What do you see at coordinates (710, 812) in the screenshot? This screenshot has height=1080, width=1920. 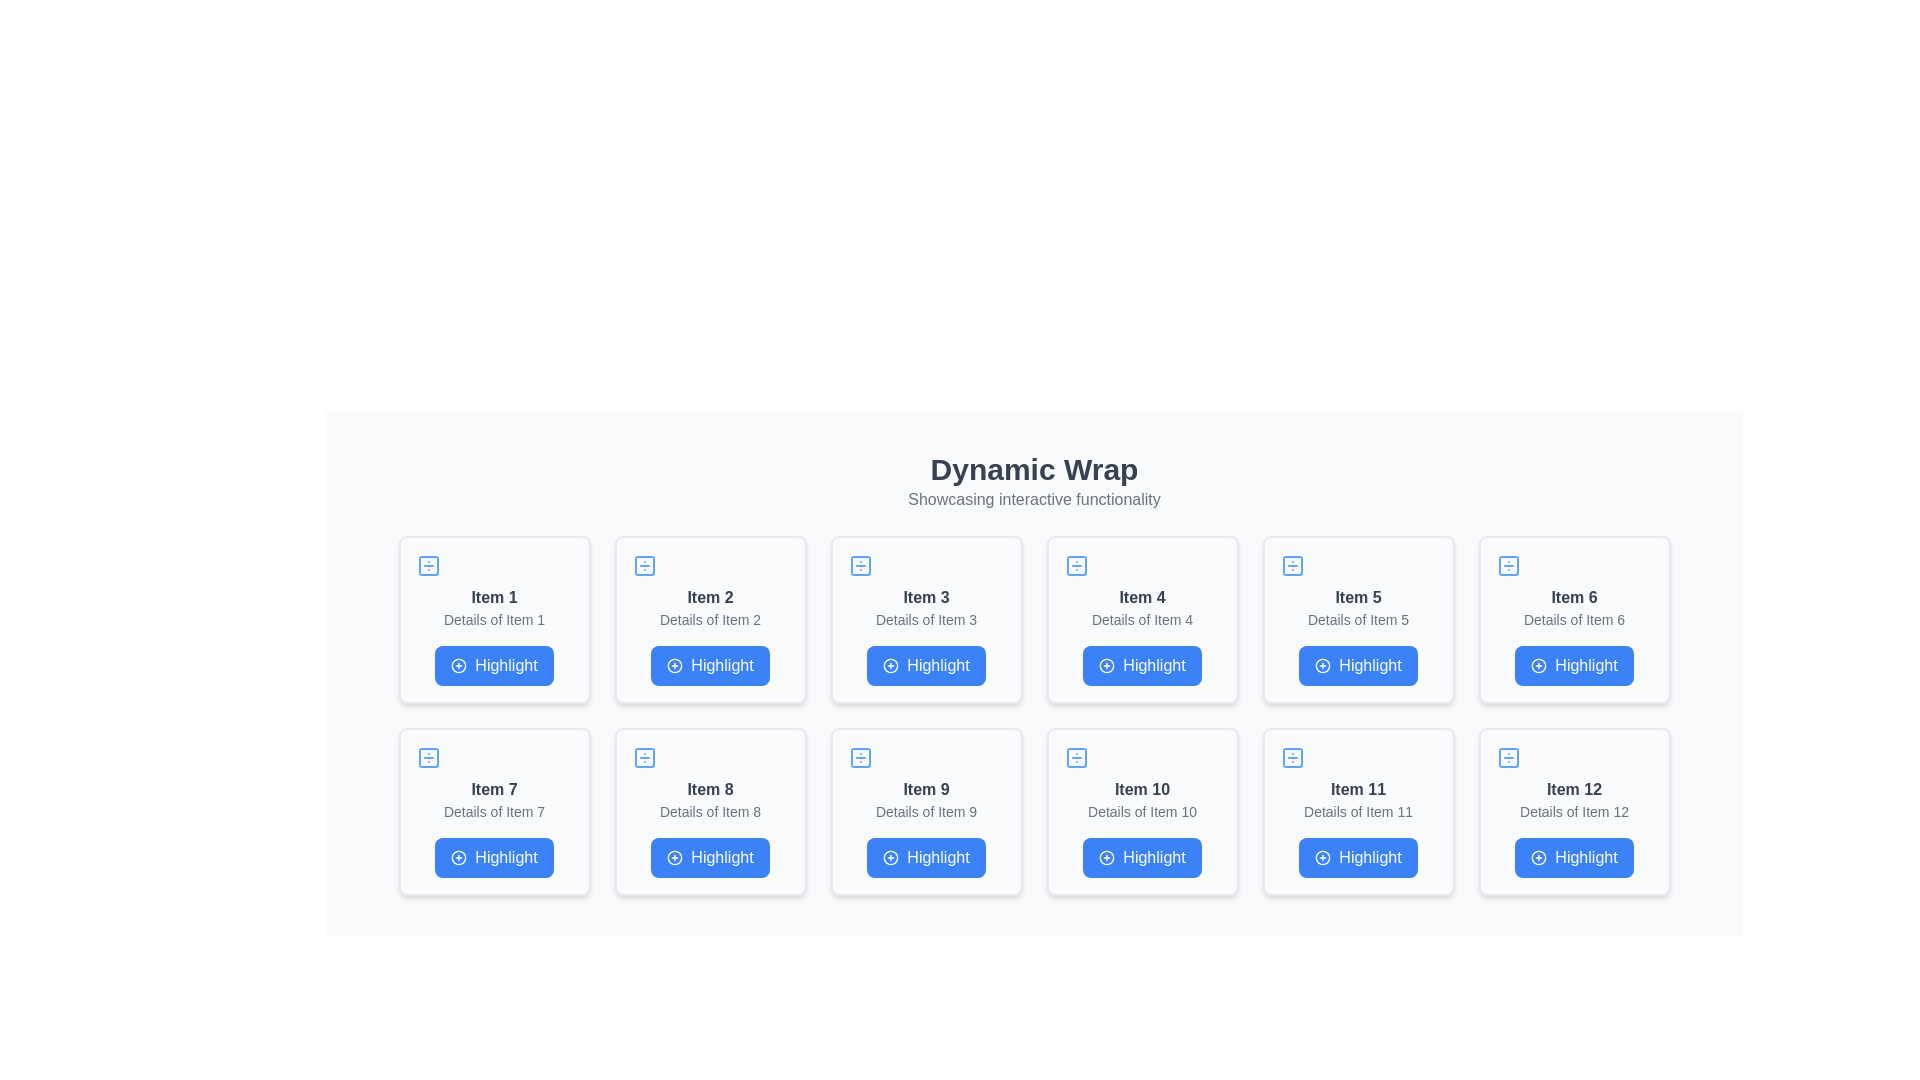 I see `text content of the gray text label that says 'Details of Item 8', which is located under the title 'Item 8' in the fourth card of the second row` at bounding box center [710, 812].